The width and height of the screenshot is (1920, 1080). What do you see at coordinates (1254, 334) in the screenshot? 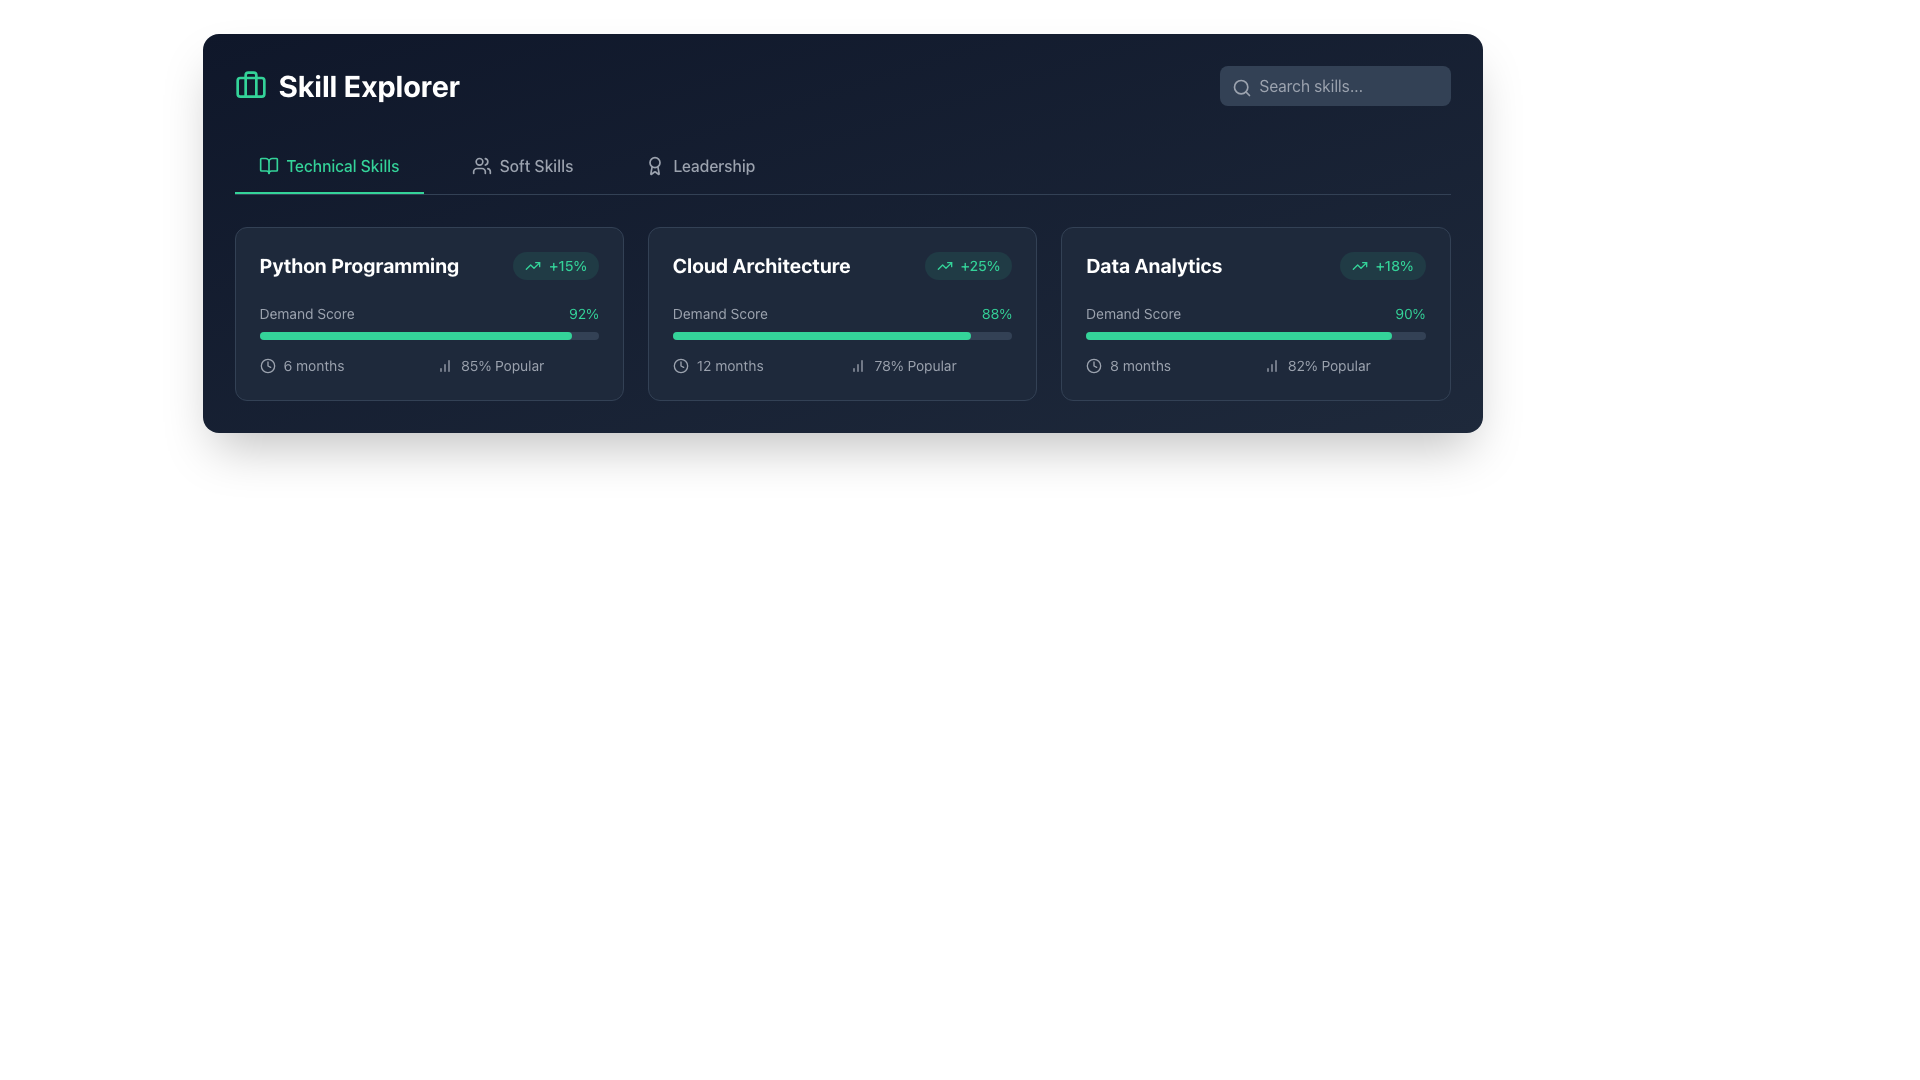
I see `the Progress bar located in the 'Data Analytics' card below 'Demand Score' and adjacent to '90%'` at bounding box center [1254, 334].